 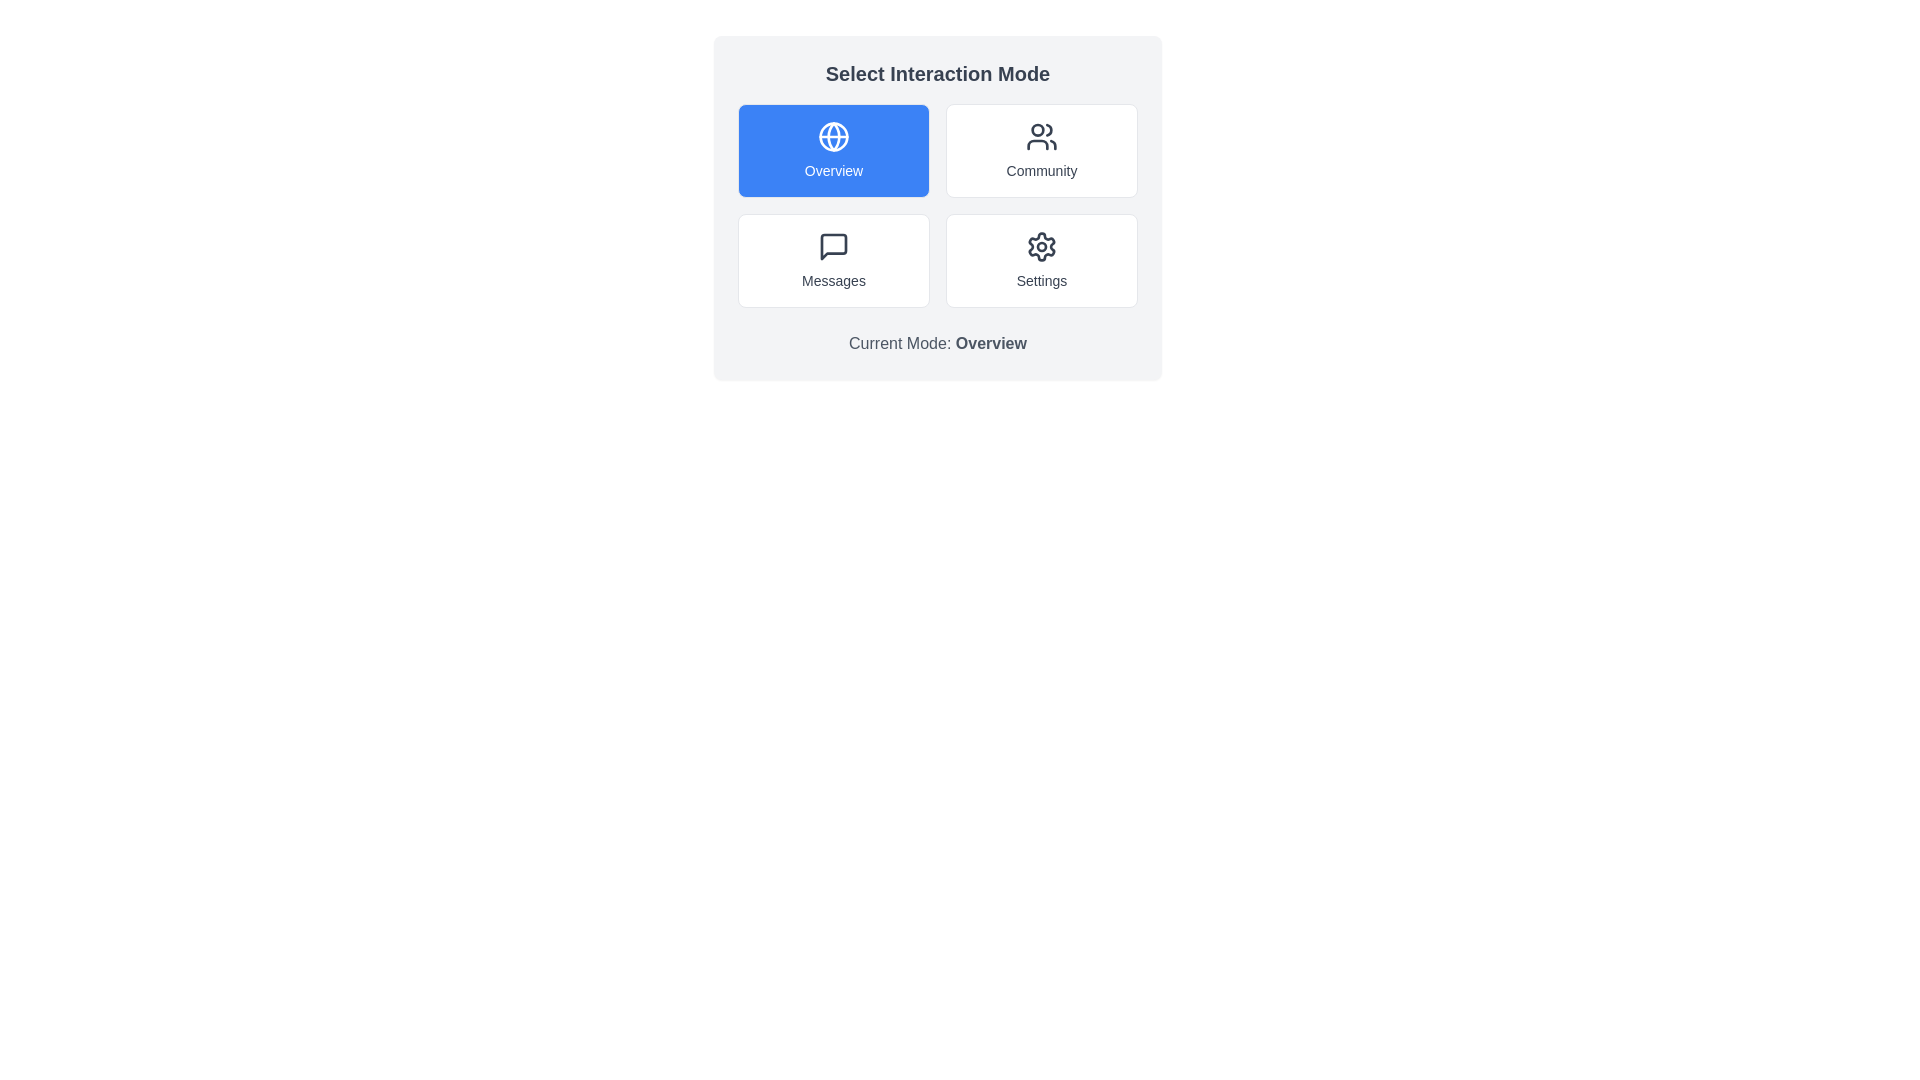 I want to click on the button corresponding to the interaction mode Settings, so click(x=1040, y=260).